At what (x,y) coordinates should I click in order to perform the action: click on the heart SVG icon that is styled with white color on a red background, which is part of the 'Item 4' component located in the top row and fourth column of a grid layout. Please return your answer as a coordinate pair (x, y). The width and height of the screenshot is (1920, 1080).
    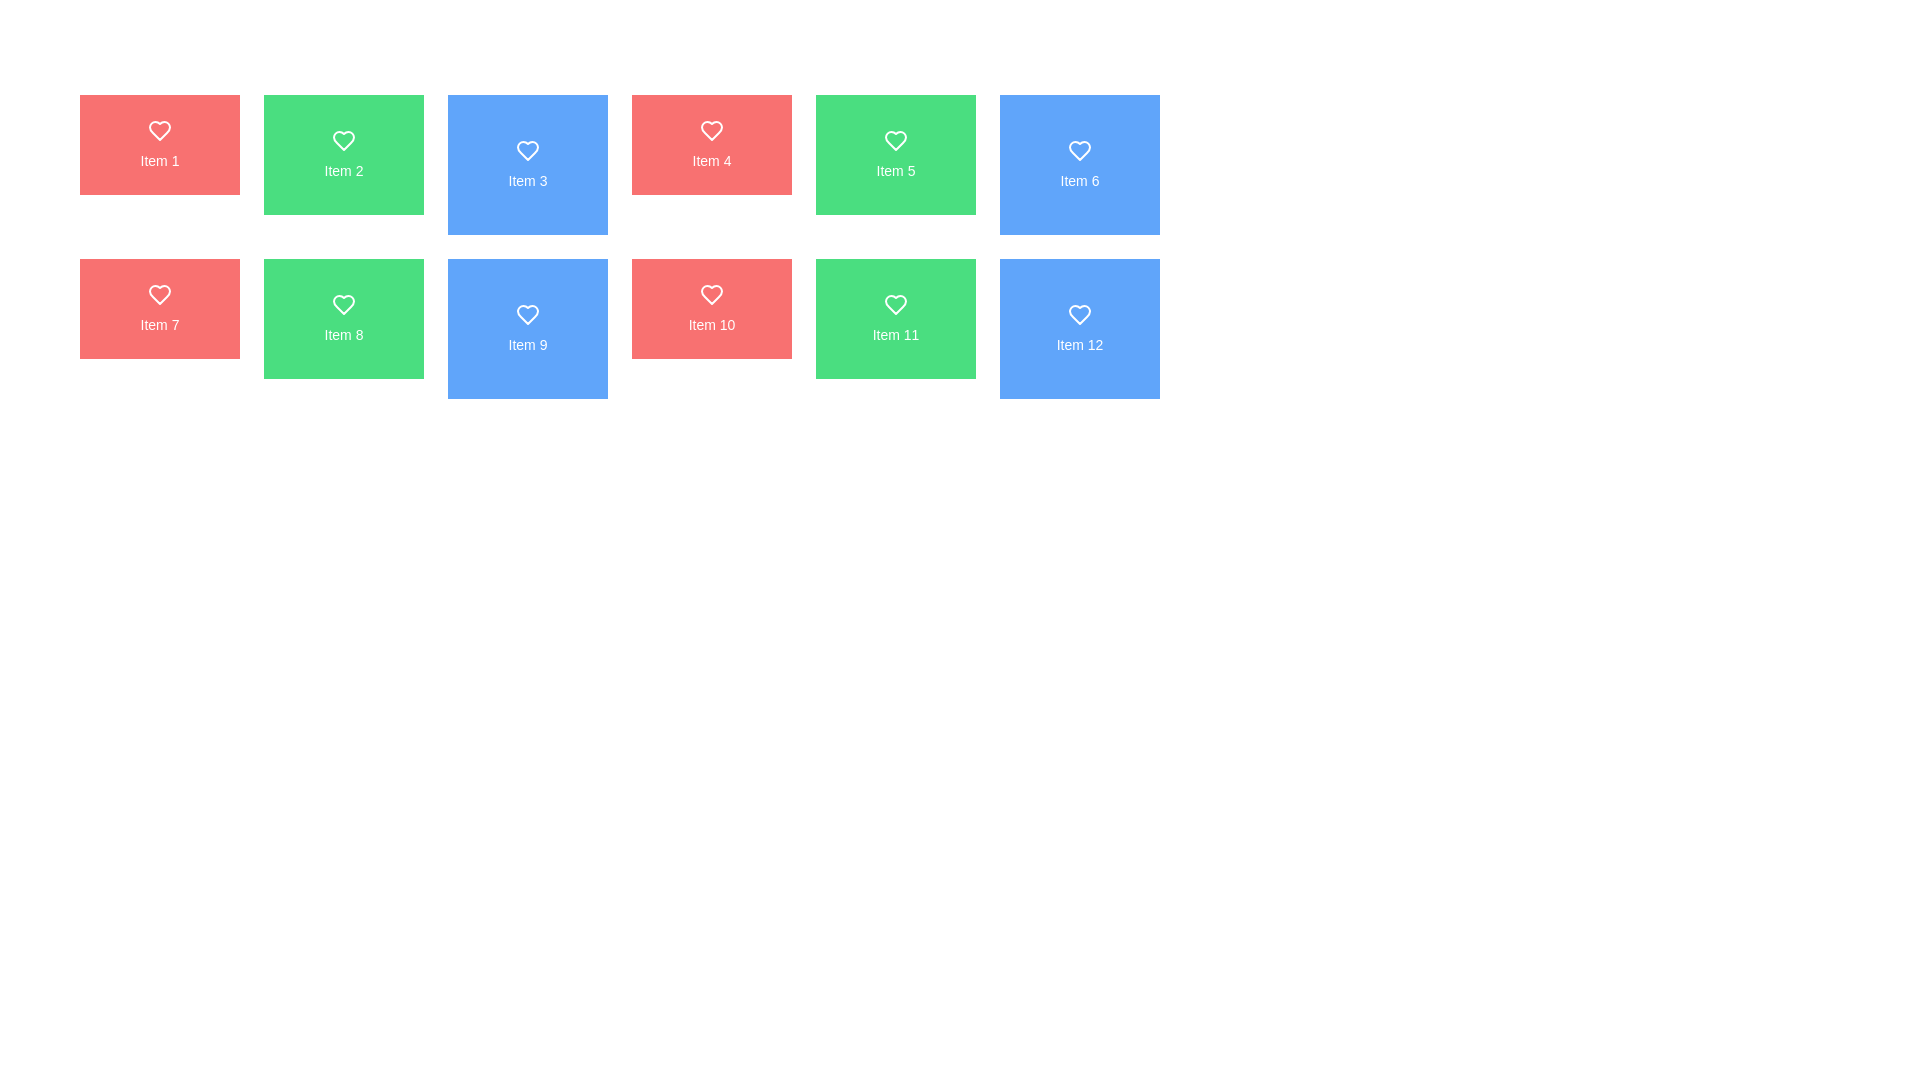
    Looking at the image, I should click on (711, 131).